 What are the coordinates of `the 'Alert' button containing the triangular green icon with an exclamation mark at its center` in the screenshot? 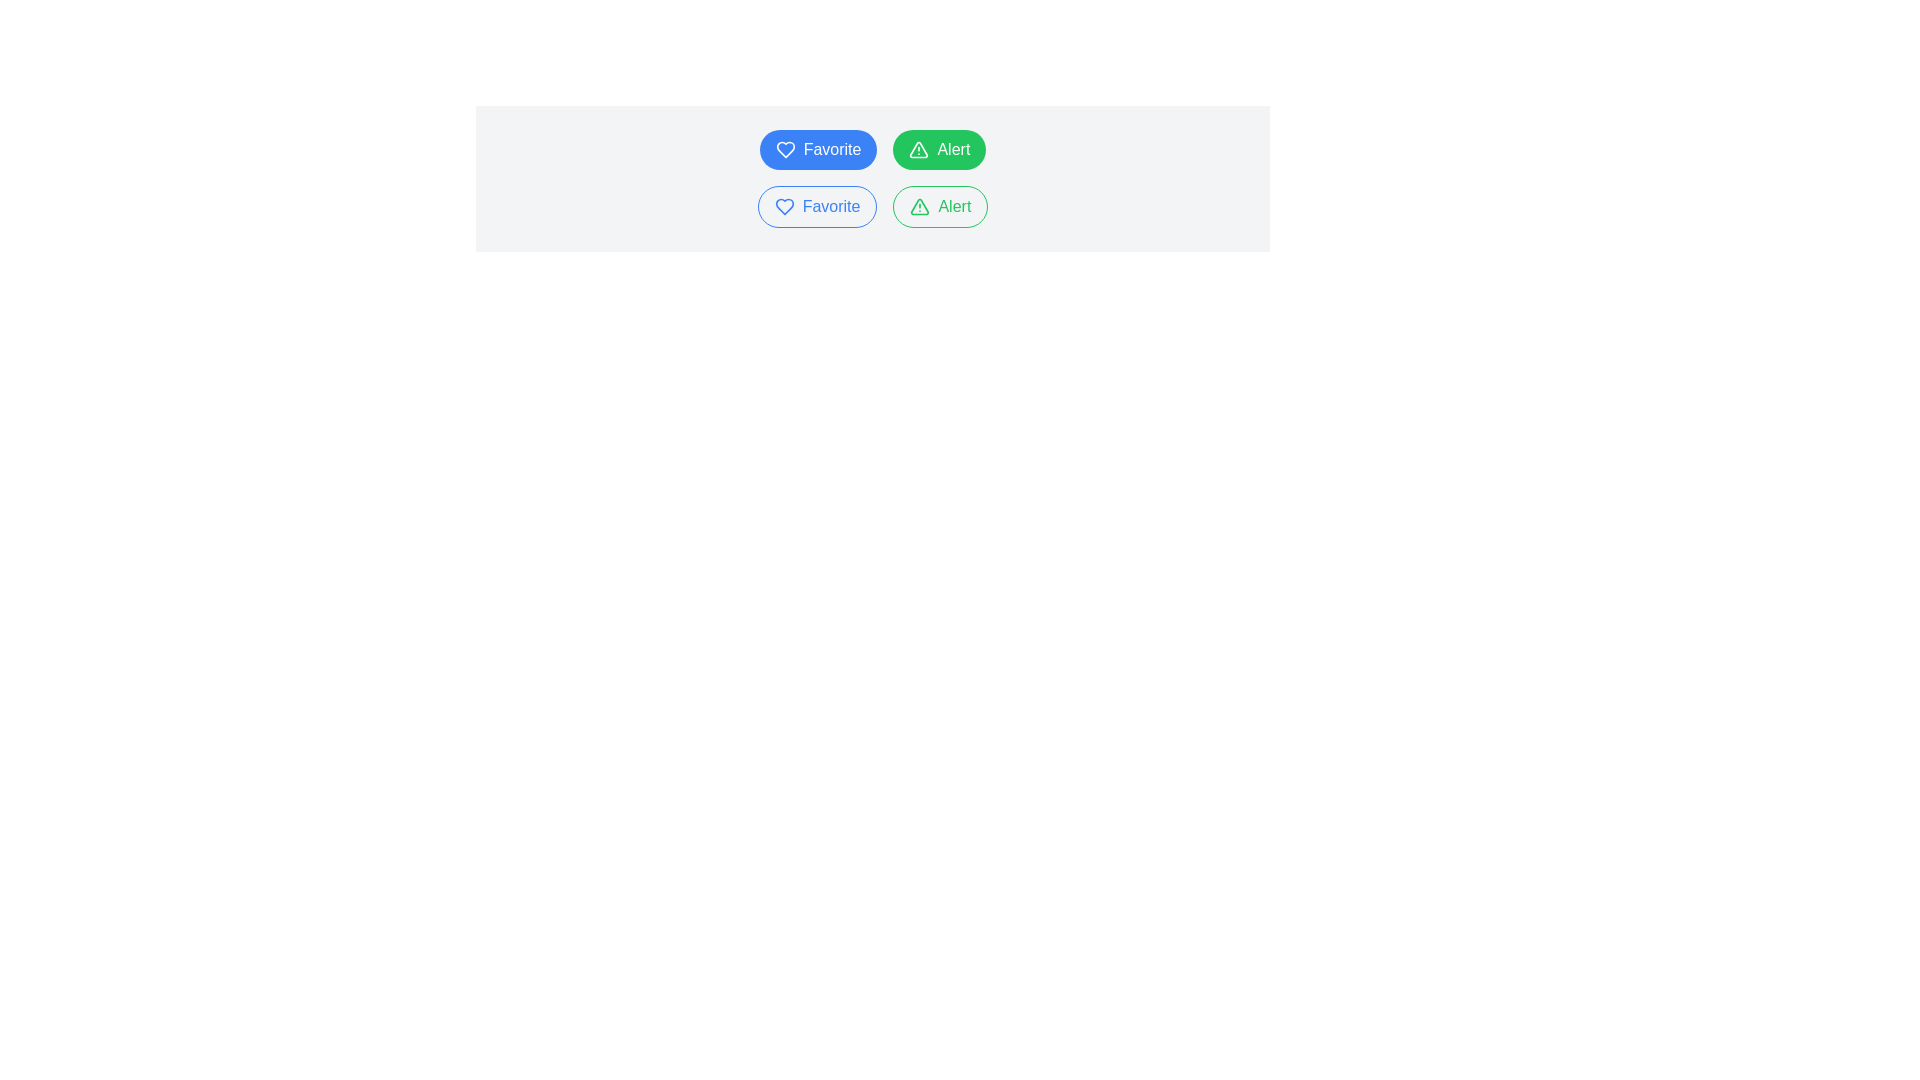 It's located at (917, 148).